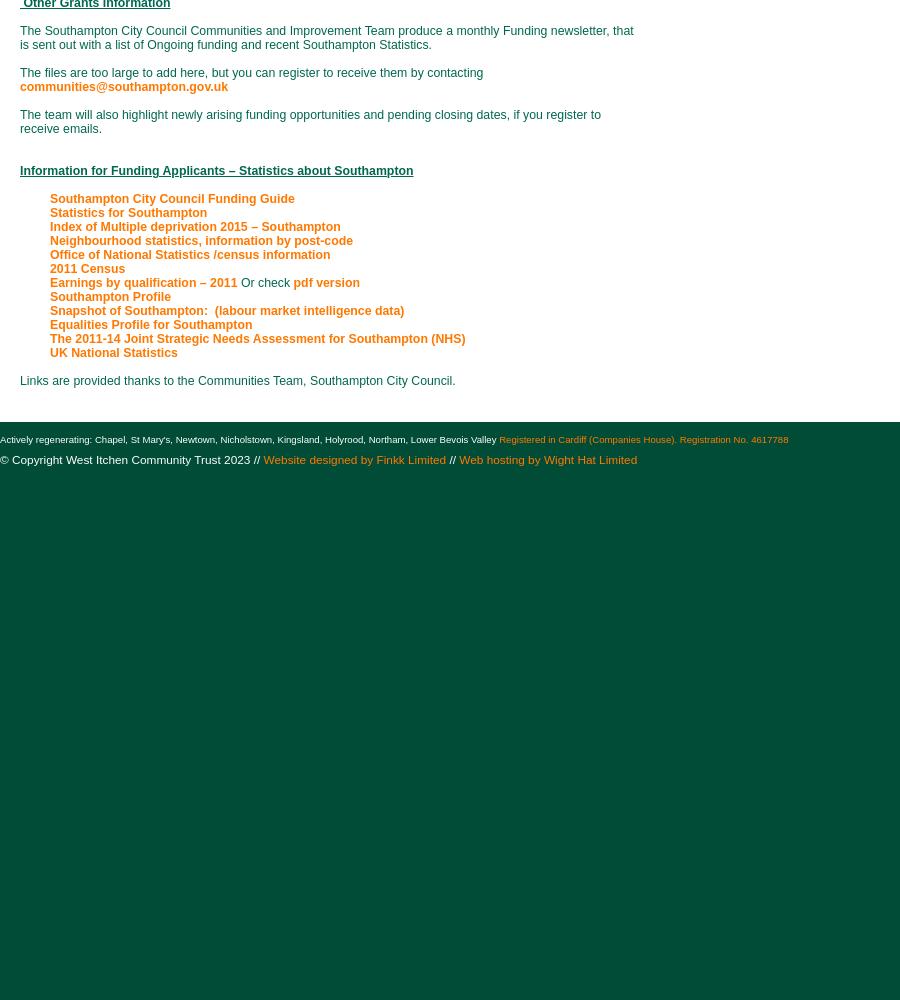 The height and width of the screenshot is (1000, 900). What do you see at coordinates (18, 86) in the screenshot?
I see `'communities@southampton.gov.uk'` at bounding box center [18, 86].